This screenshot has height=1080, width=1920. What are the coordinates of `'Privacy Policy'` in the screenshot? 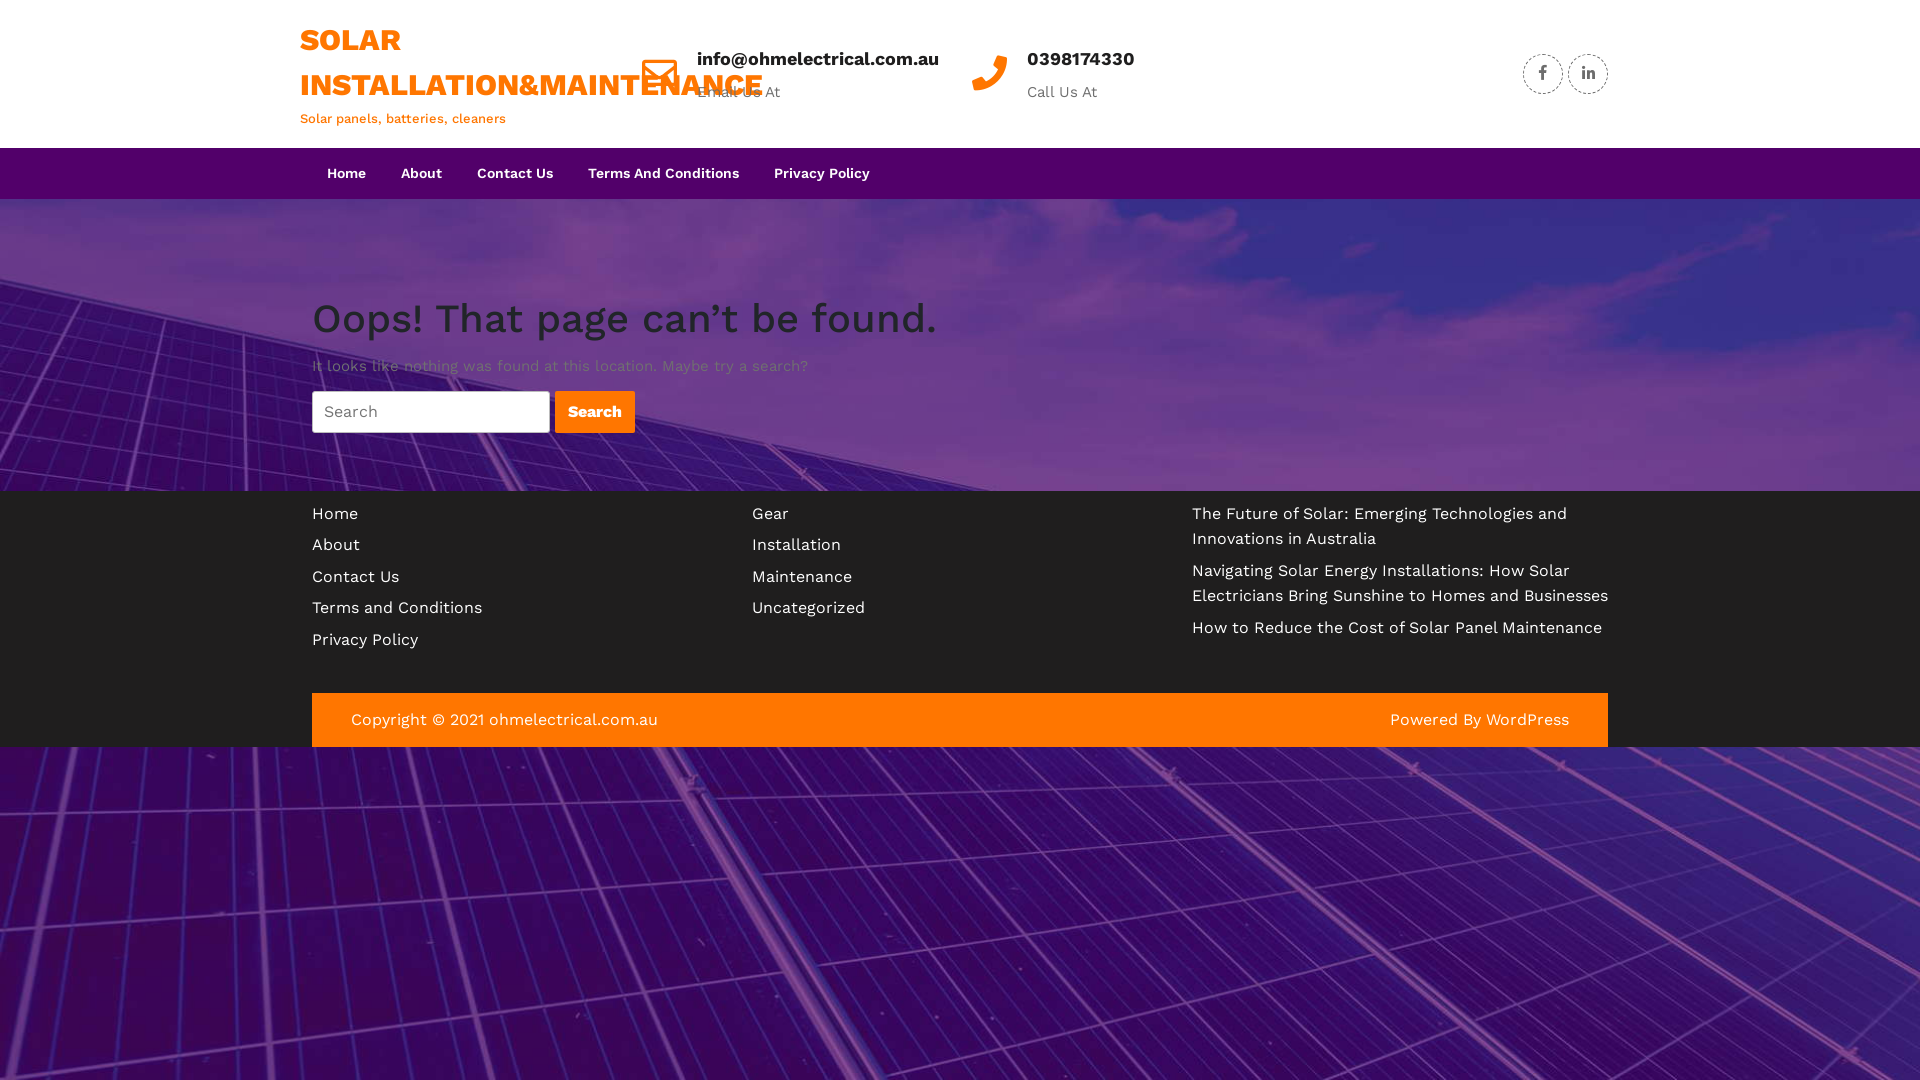 It's located at (364, 639).